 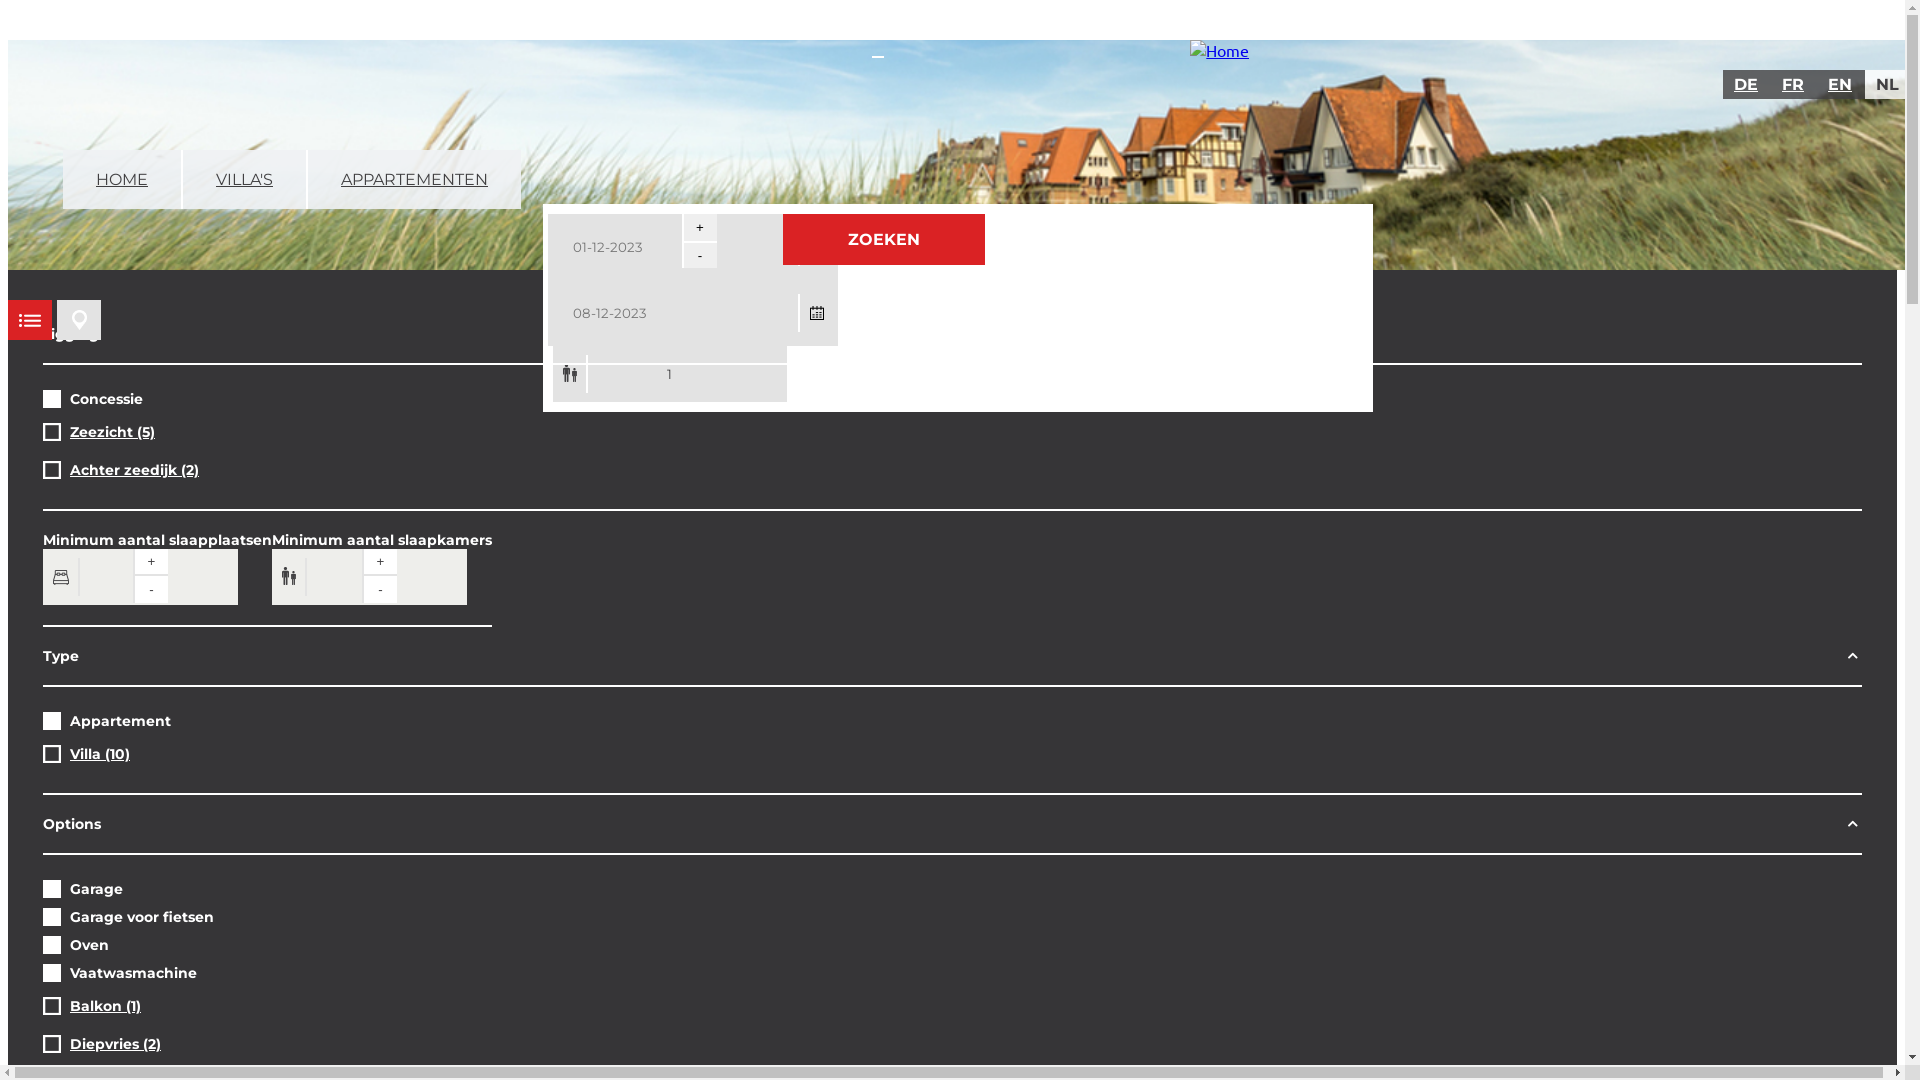 I want to click on 'ZOEKEN', so click(x=882, y=238).